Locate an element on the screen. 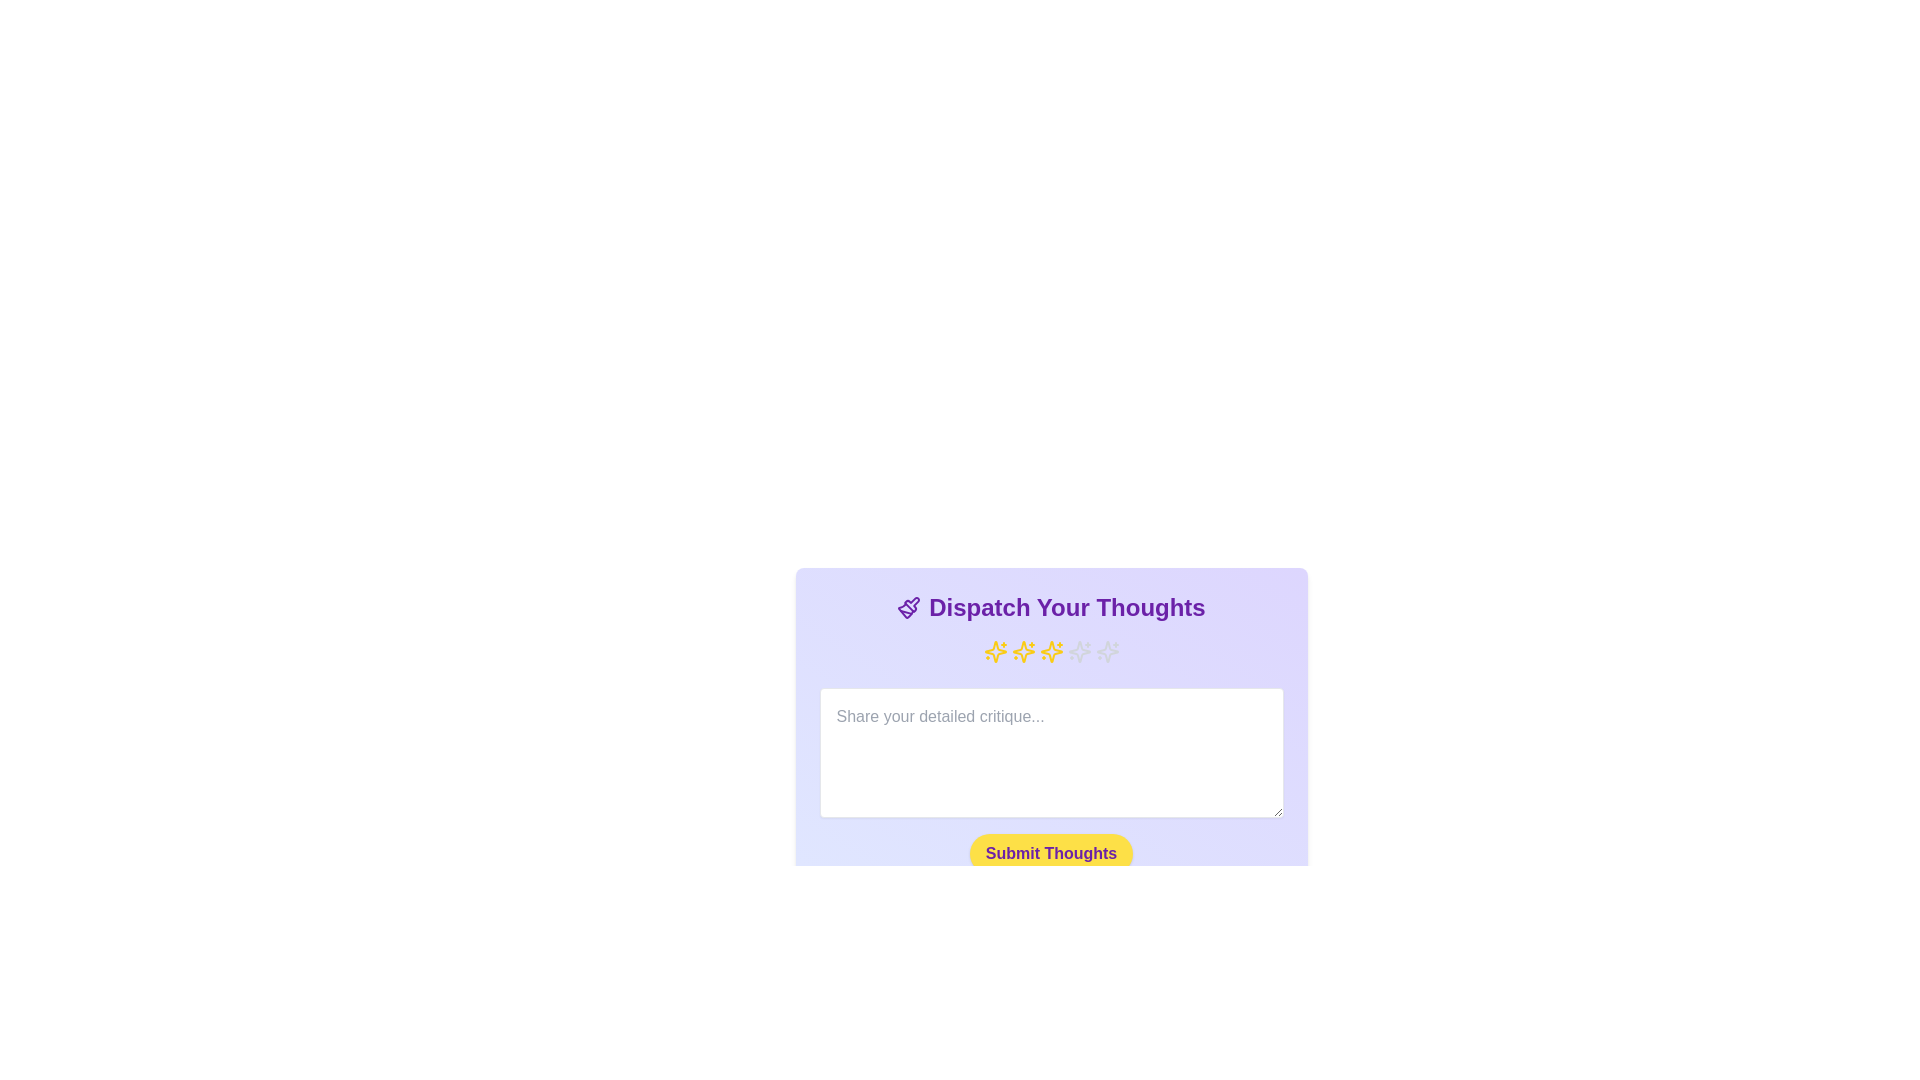  'Submit Thoughts' button to submit the feedback is located at coordinates (1050, 853).